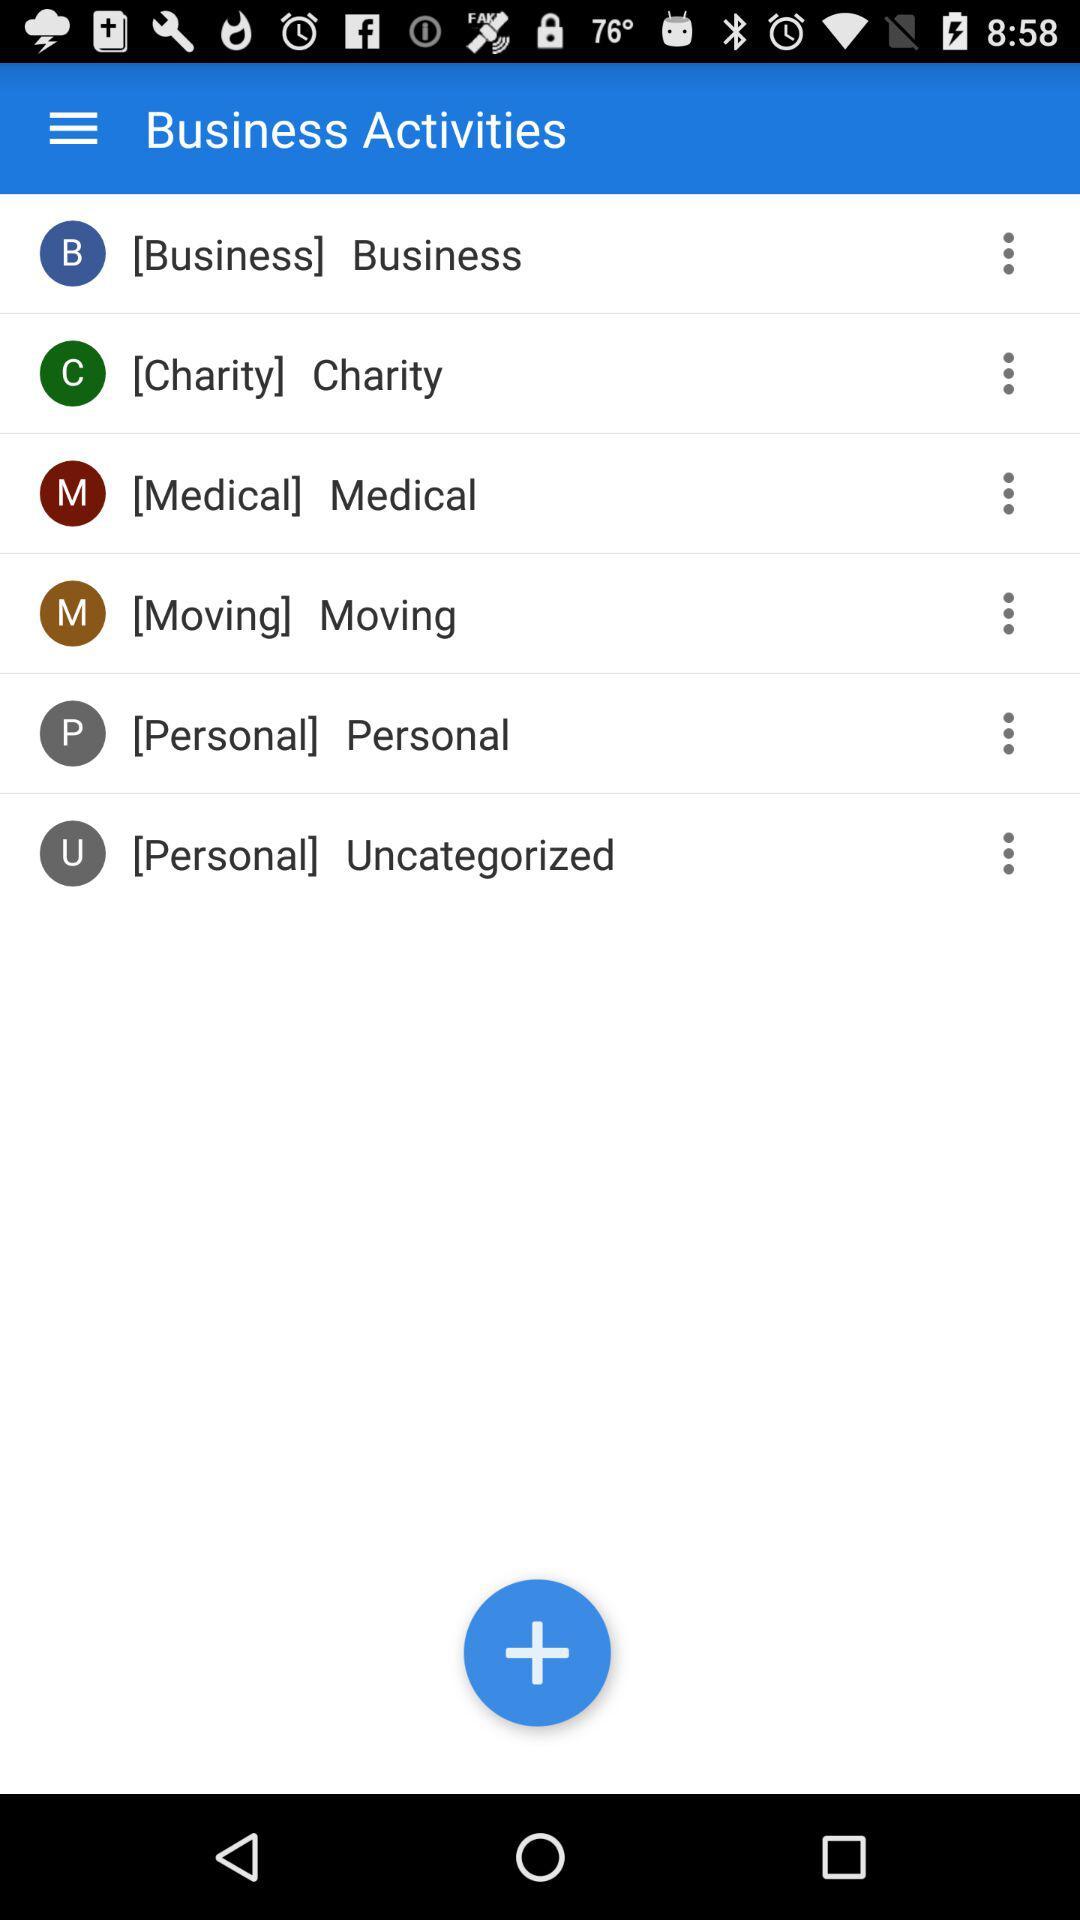  What do you see at coordinates (1015, 373) in the screenshot?
I see `expand options` at bounding box center [1015, 373].